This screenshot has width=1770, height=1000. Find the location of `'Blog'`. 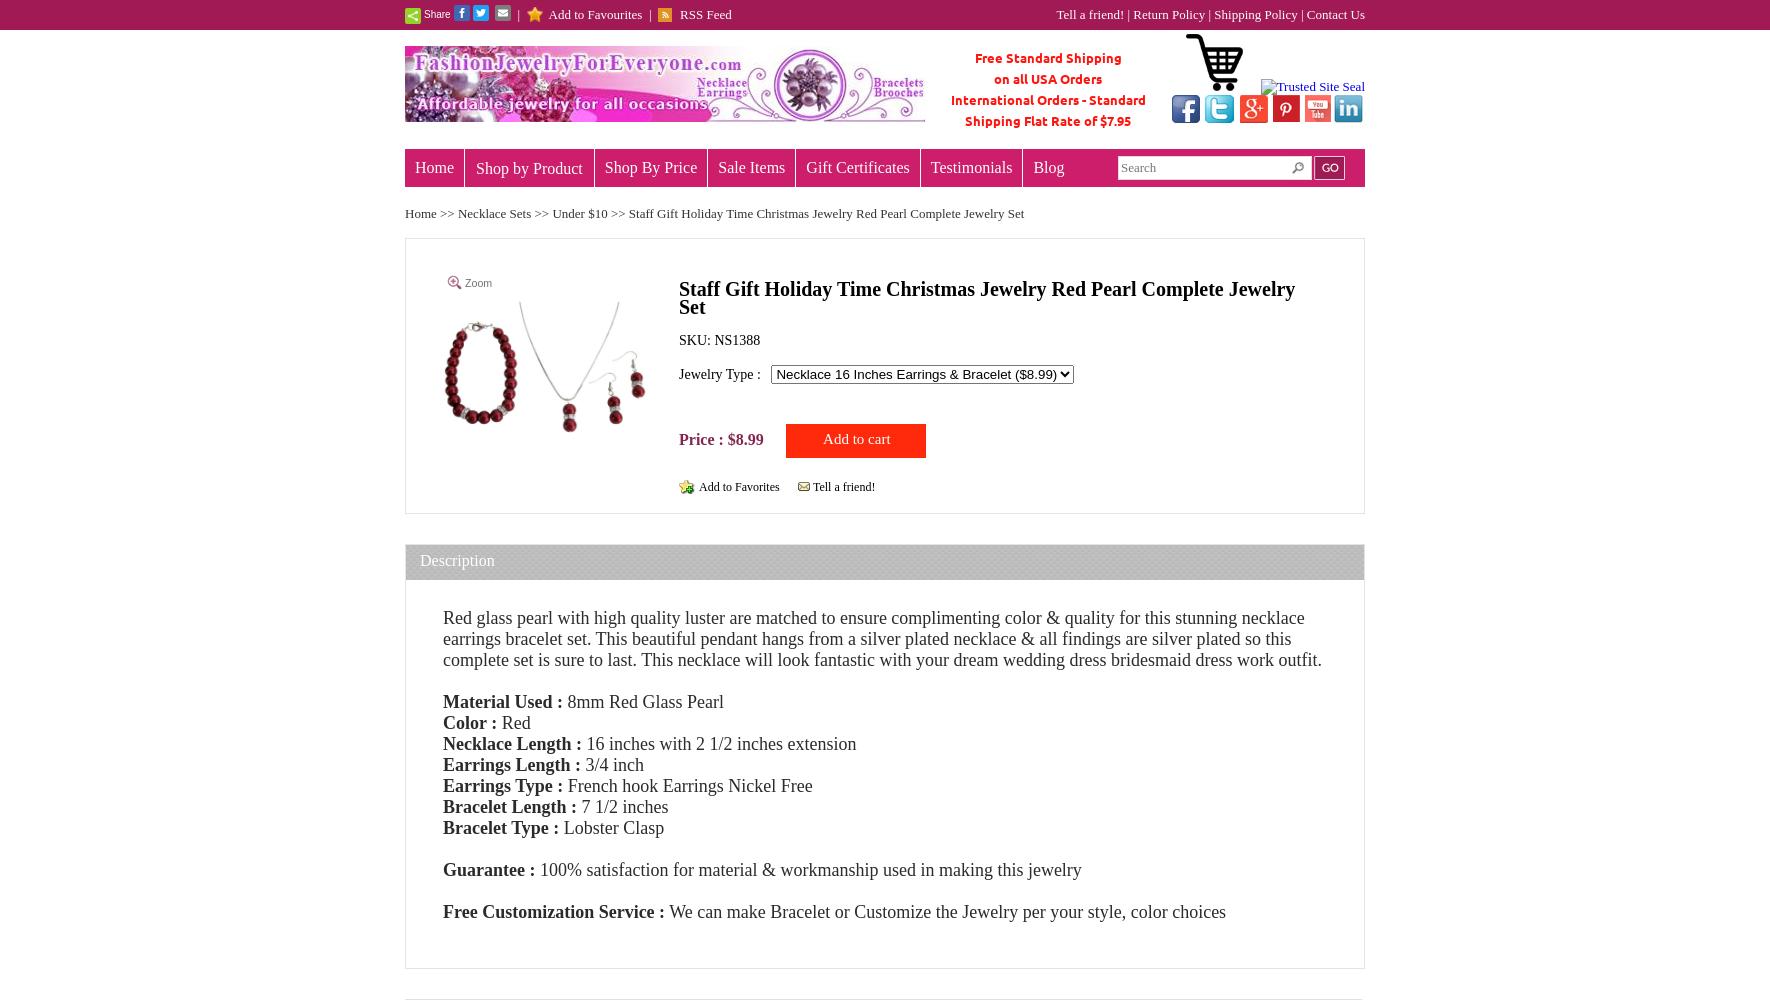

'Blog' is located at coordinates (1048, 166).